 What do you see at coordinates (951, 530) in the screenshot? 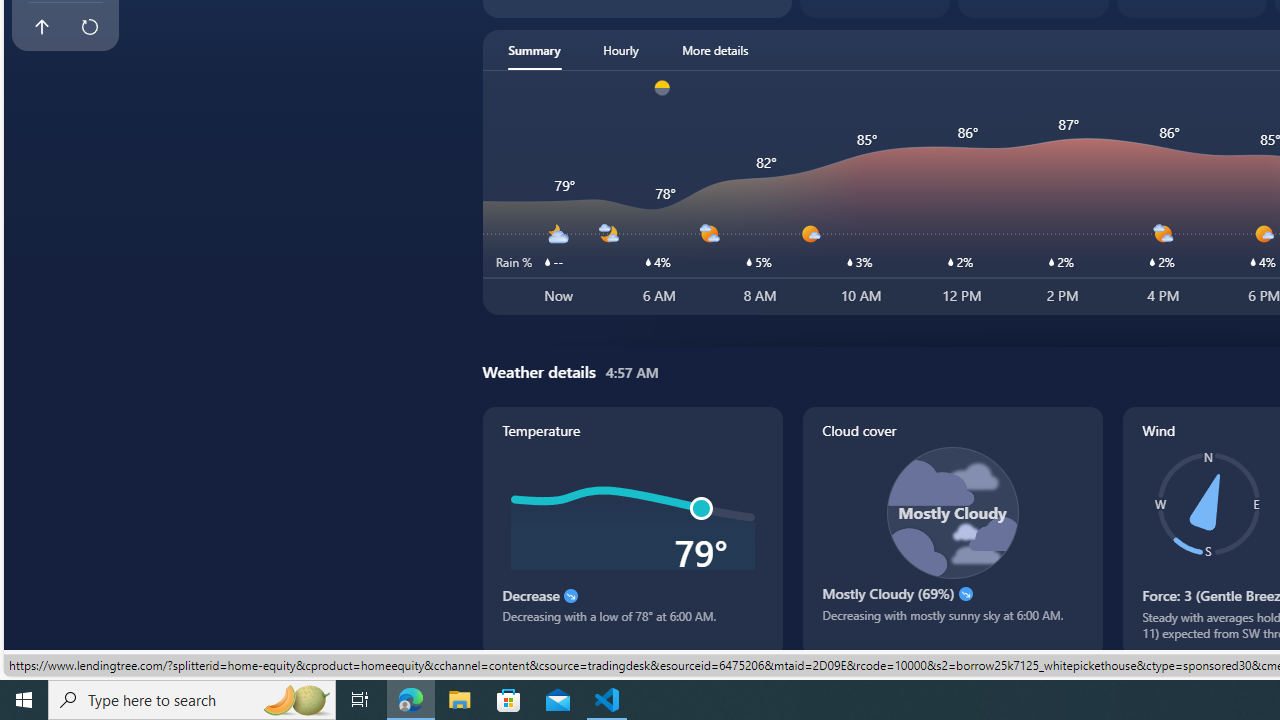
I see `'Cloud cover'` at bounding box center [951, 530].